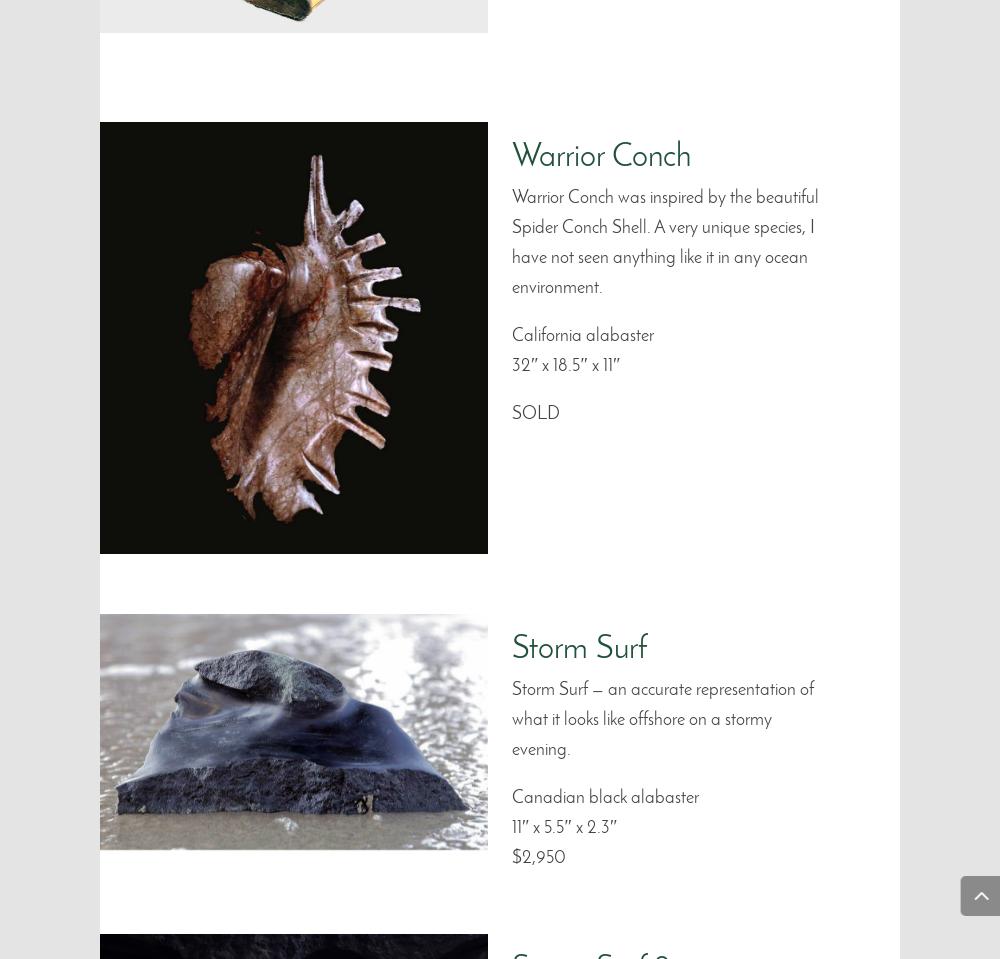 The height and width of the screenshot is (959, 1000). I want to click on '$2,950', so click(539, 857).